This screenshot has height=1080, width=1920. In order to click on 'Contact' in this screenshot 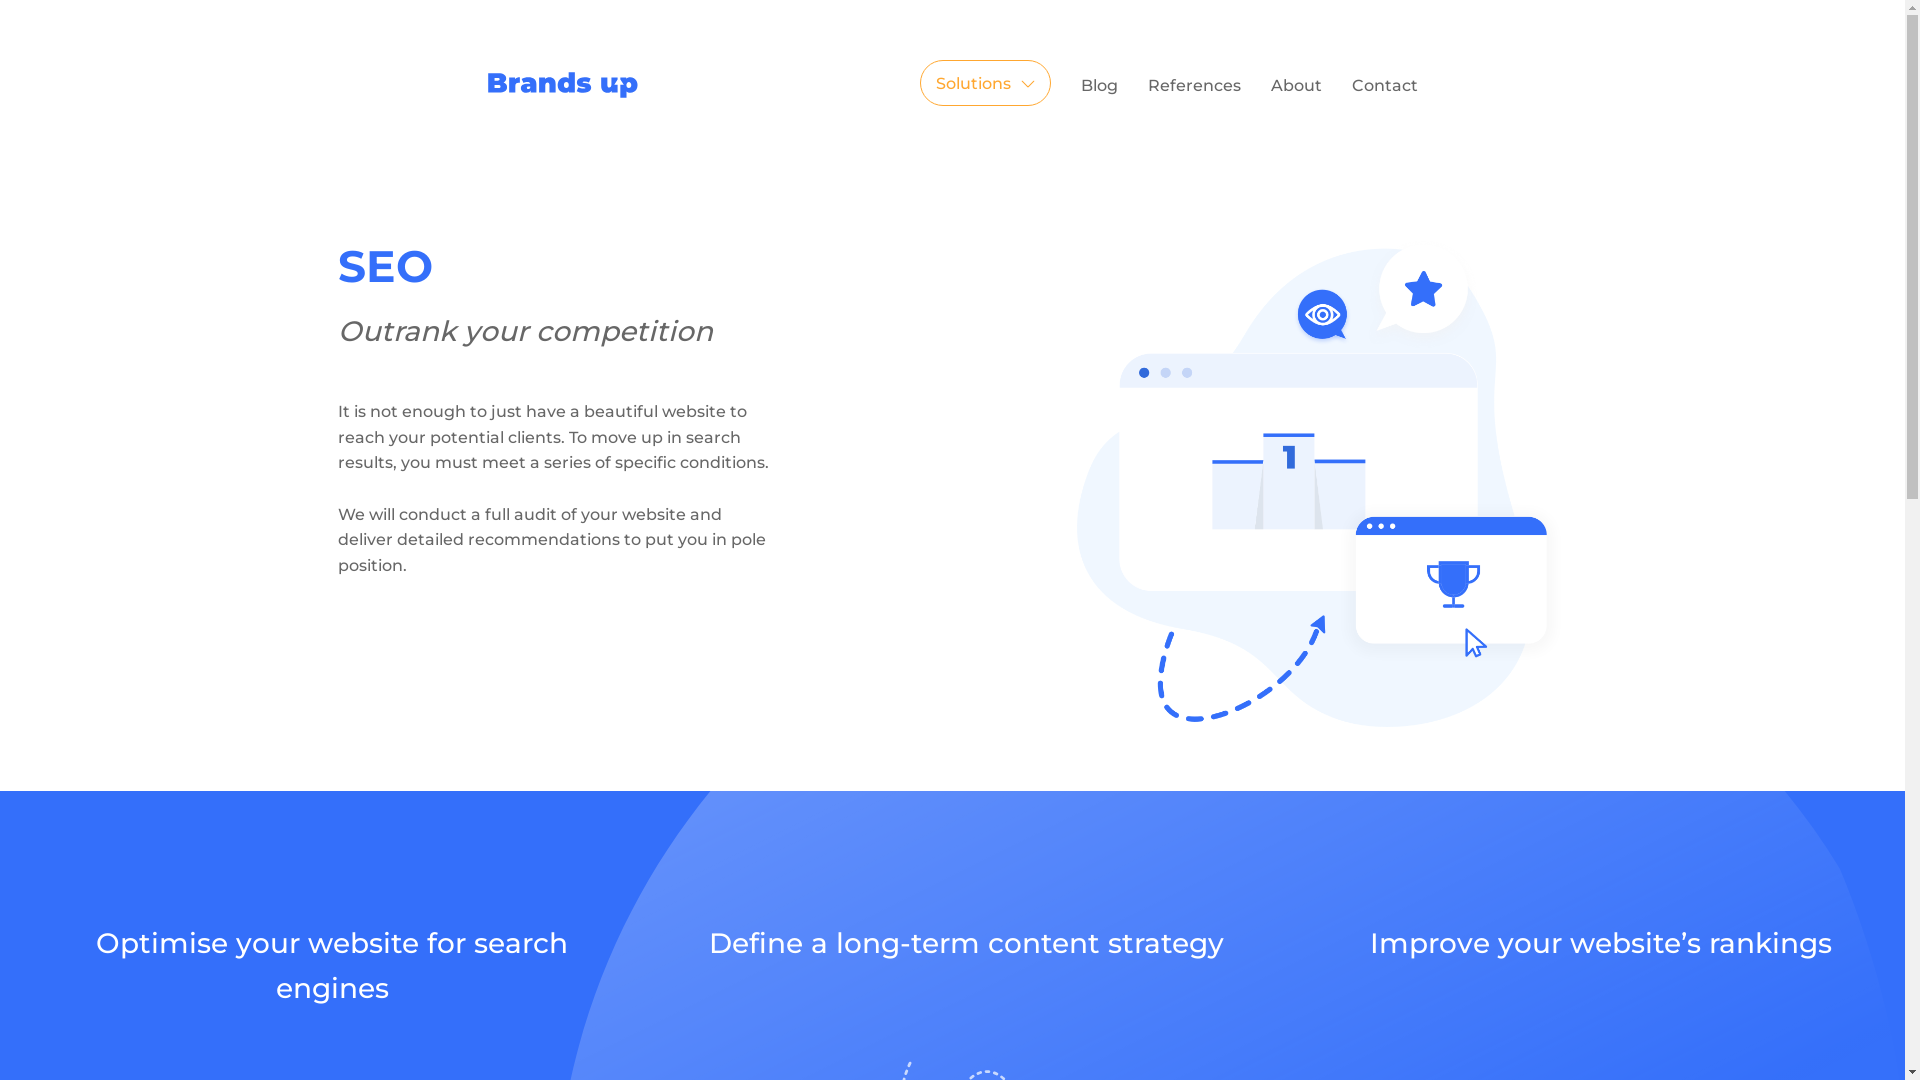, I will do `click(1352, 84)`.